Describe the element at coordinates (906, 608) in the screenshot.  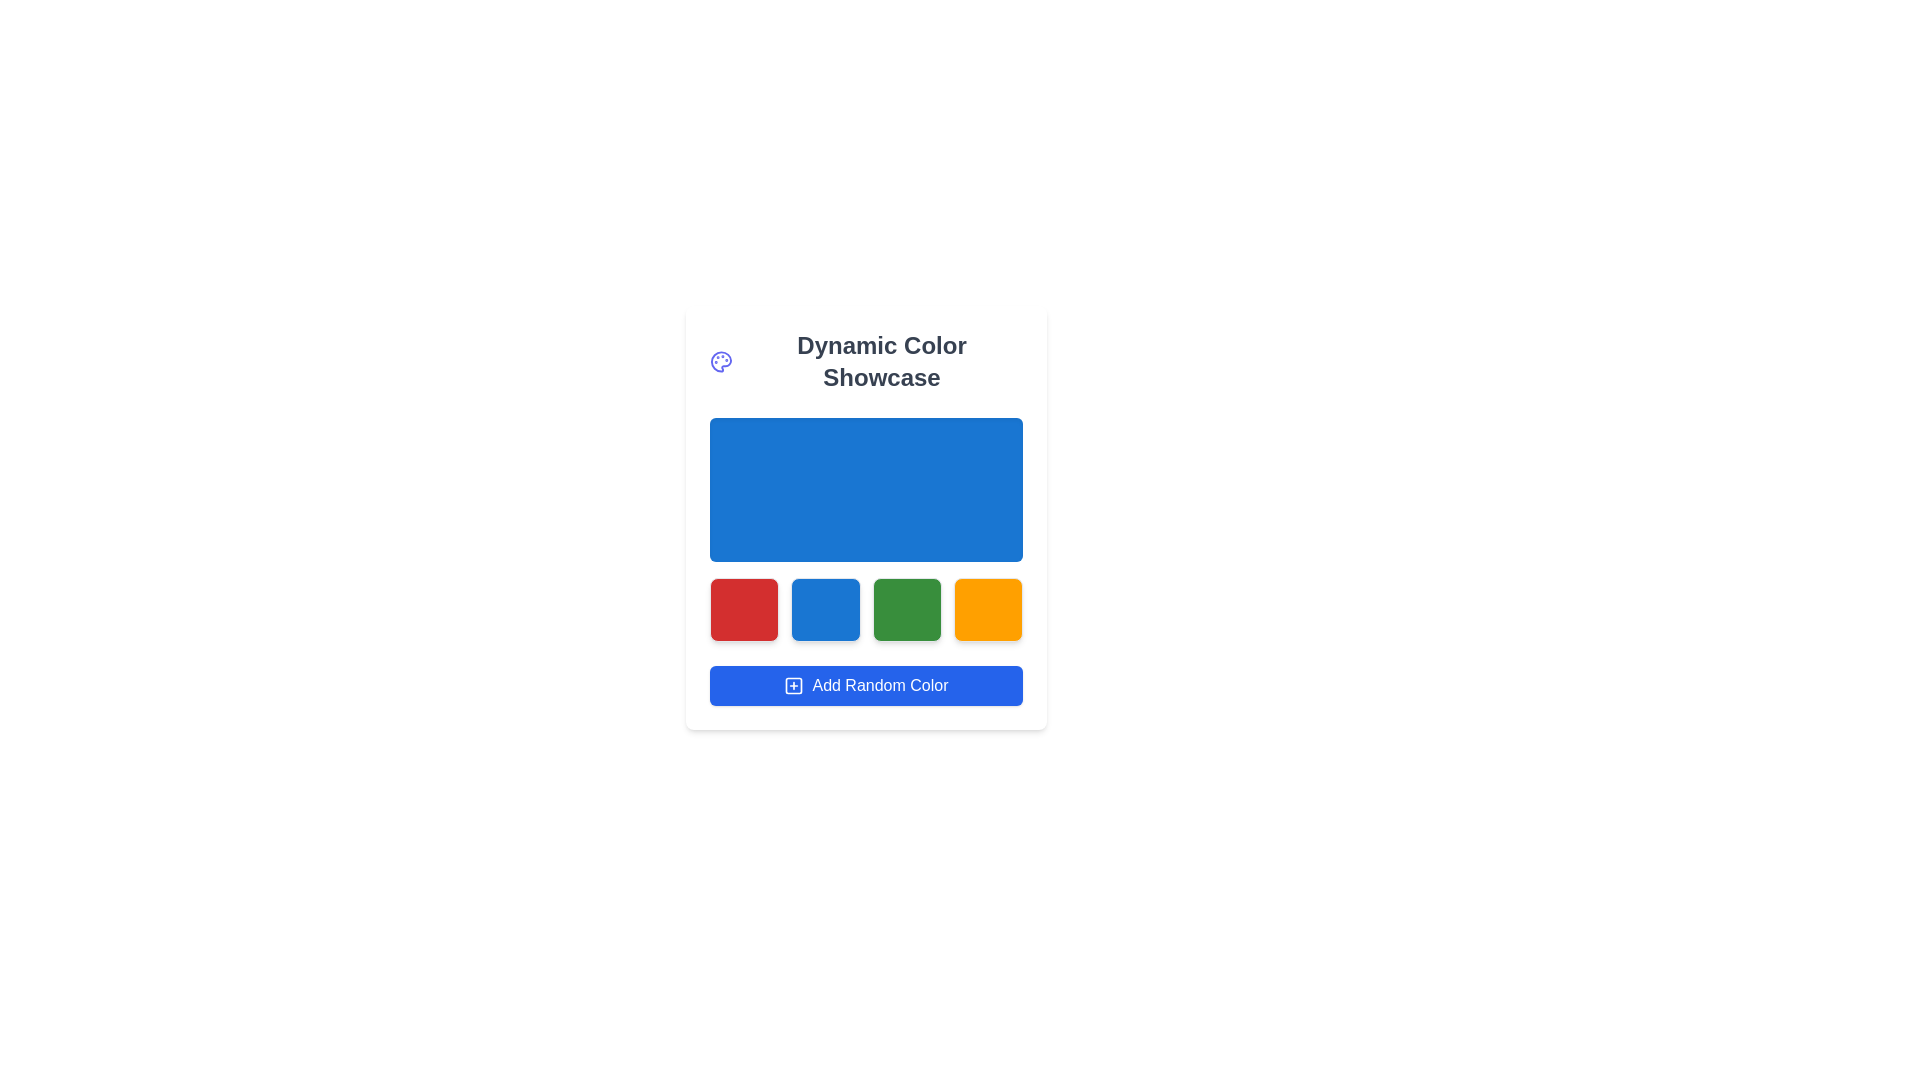
I see `the third colored block in a horizontal sequence of four colored blocks, located near the bottom of the interface, positioned between a blue block on the left and an orange block on the right` at that location.